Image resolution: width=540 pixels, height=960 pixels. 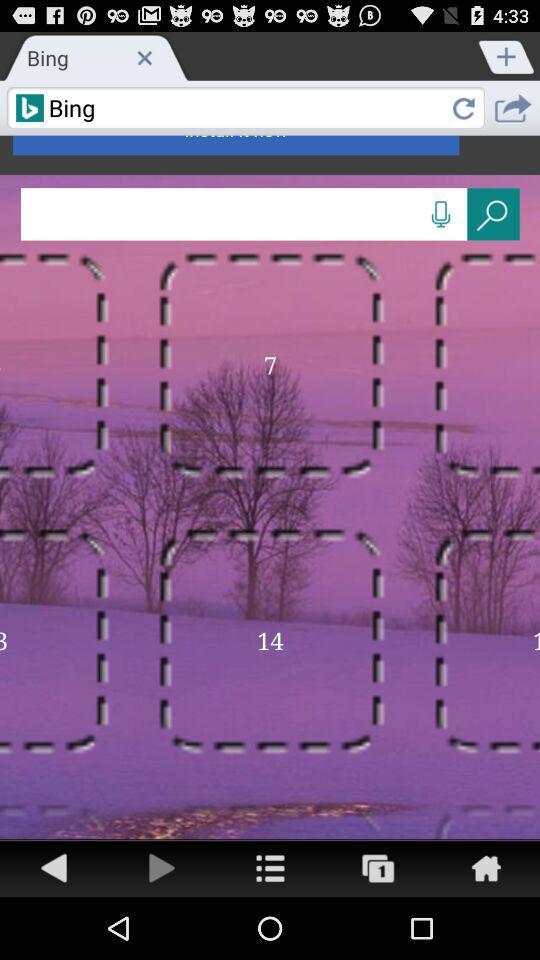 I want to click on the close icon, so click(x=143, y=61).